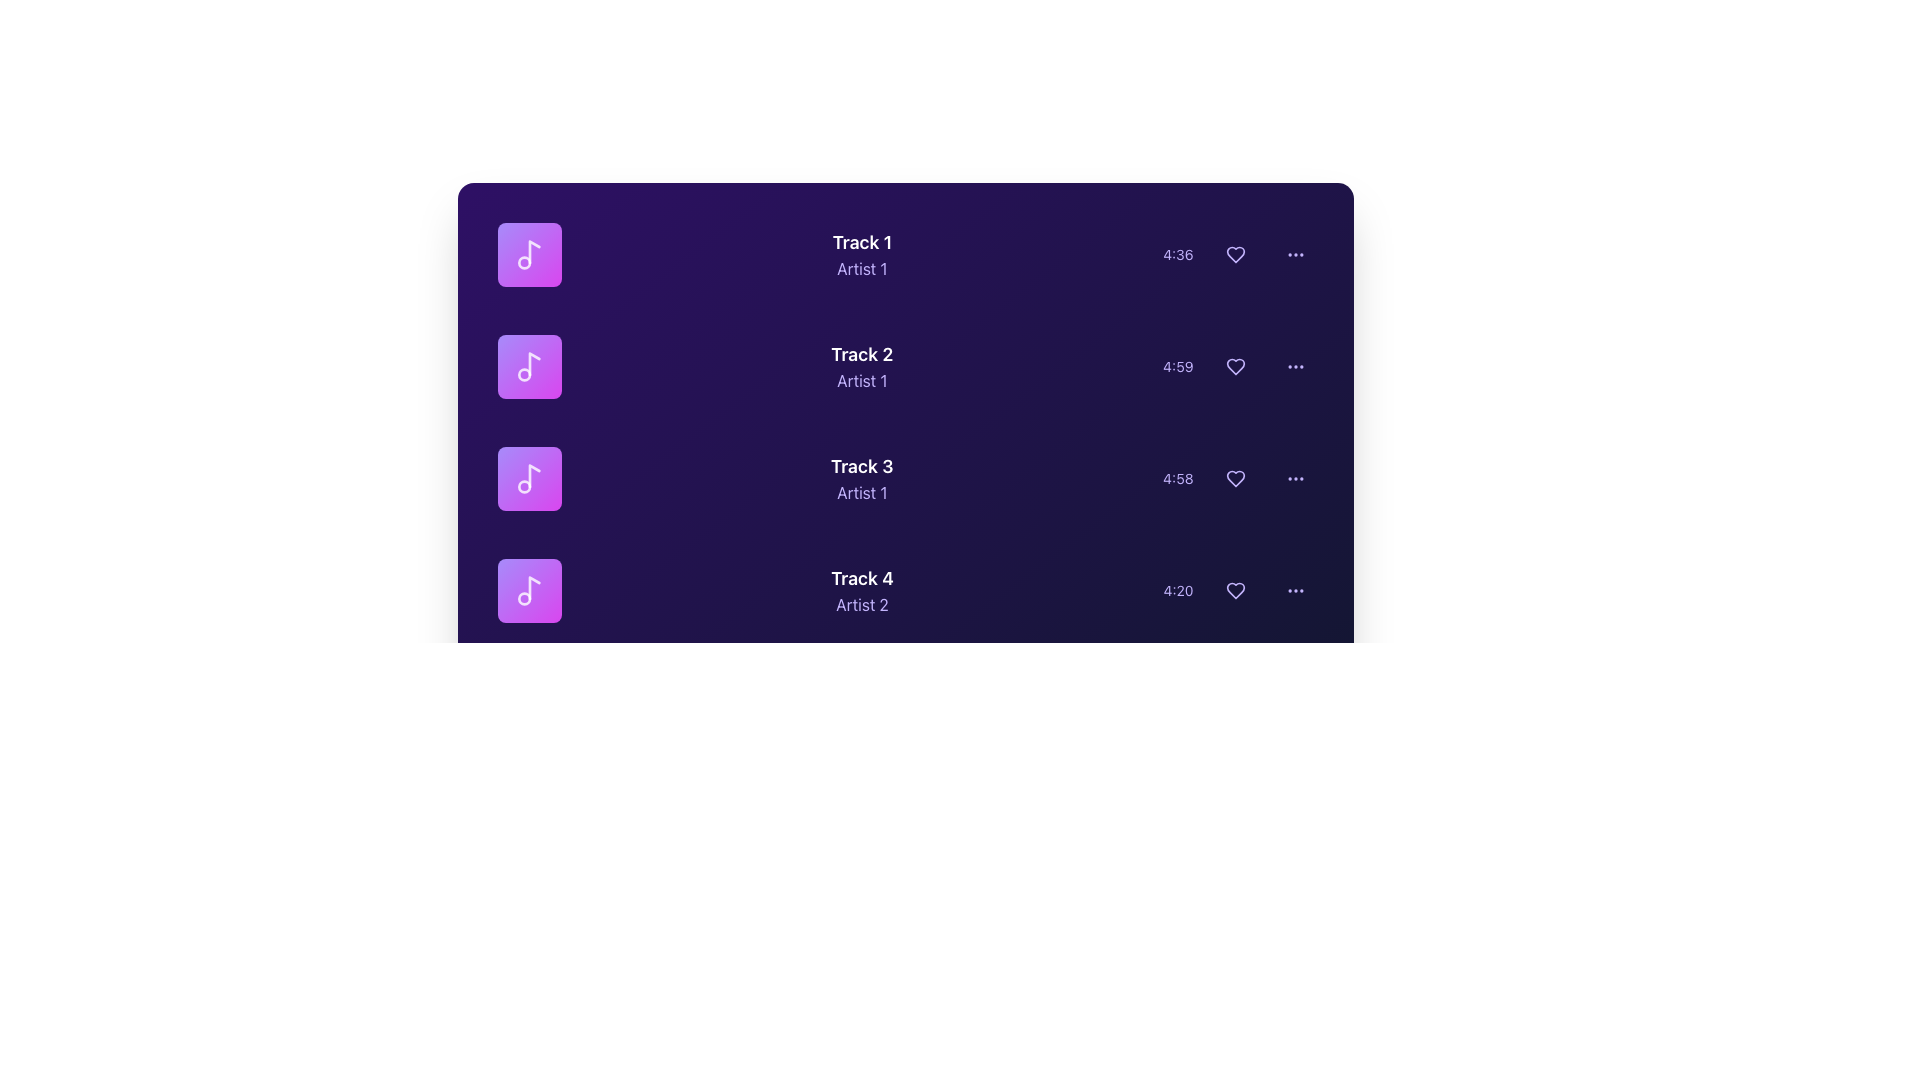 This screenshot has height=1080, width=1920. What do you see at coordinates (1234, 253) in the screenshot?
I see `the heart icon button, which is styled with a white stroke and positioned to the far right of the row containing 'Track 1' and 'Artist 1'` at bounding box center [1234, 253].